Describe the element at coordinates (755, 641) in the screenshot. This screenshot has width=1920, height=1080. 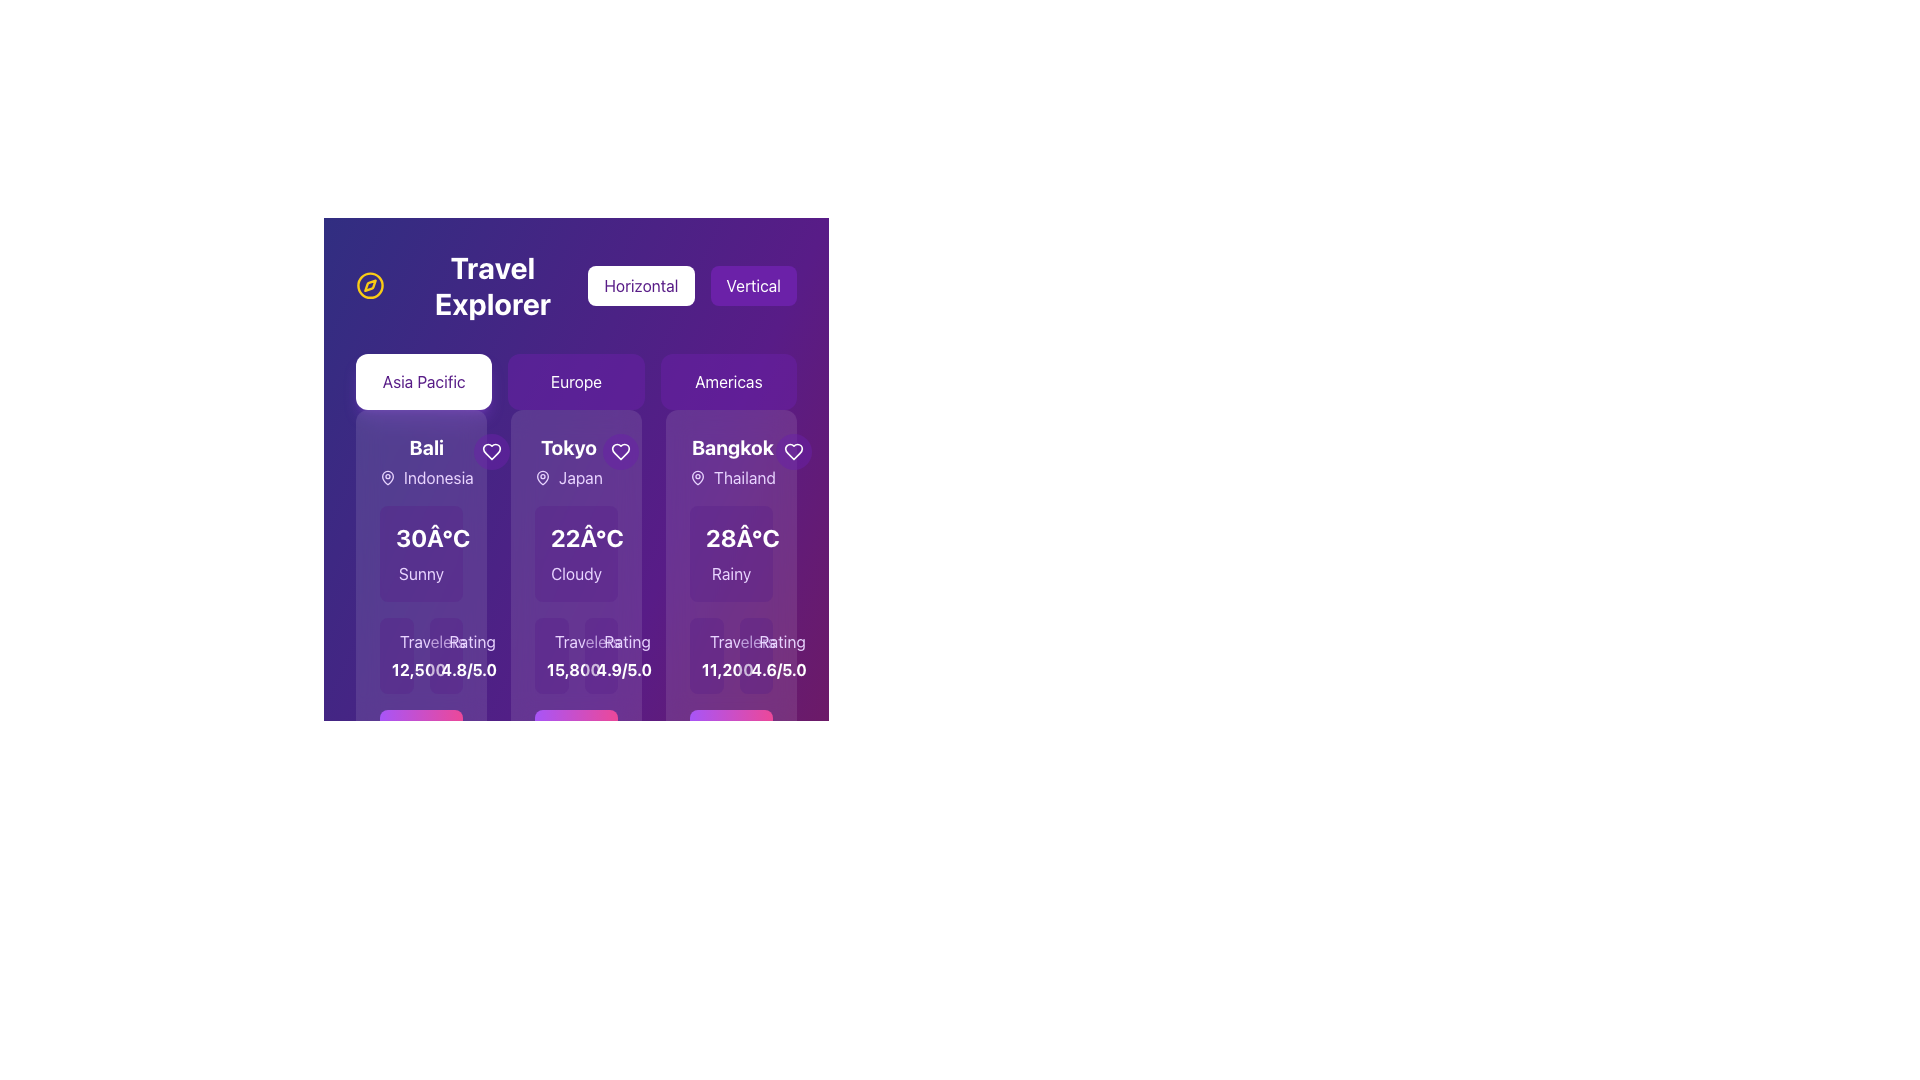
I see `the Text label indicating the purpose of the associated star icon and numeric rating below it, which displays the rating for the location` at that location.